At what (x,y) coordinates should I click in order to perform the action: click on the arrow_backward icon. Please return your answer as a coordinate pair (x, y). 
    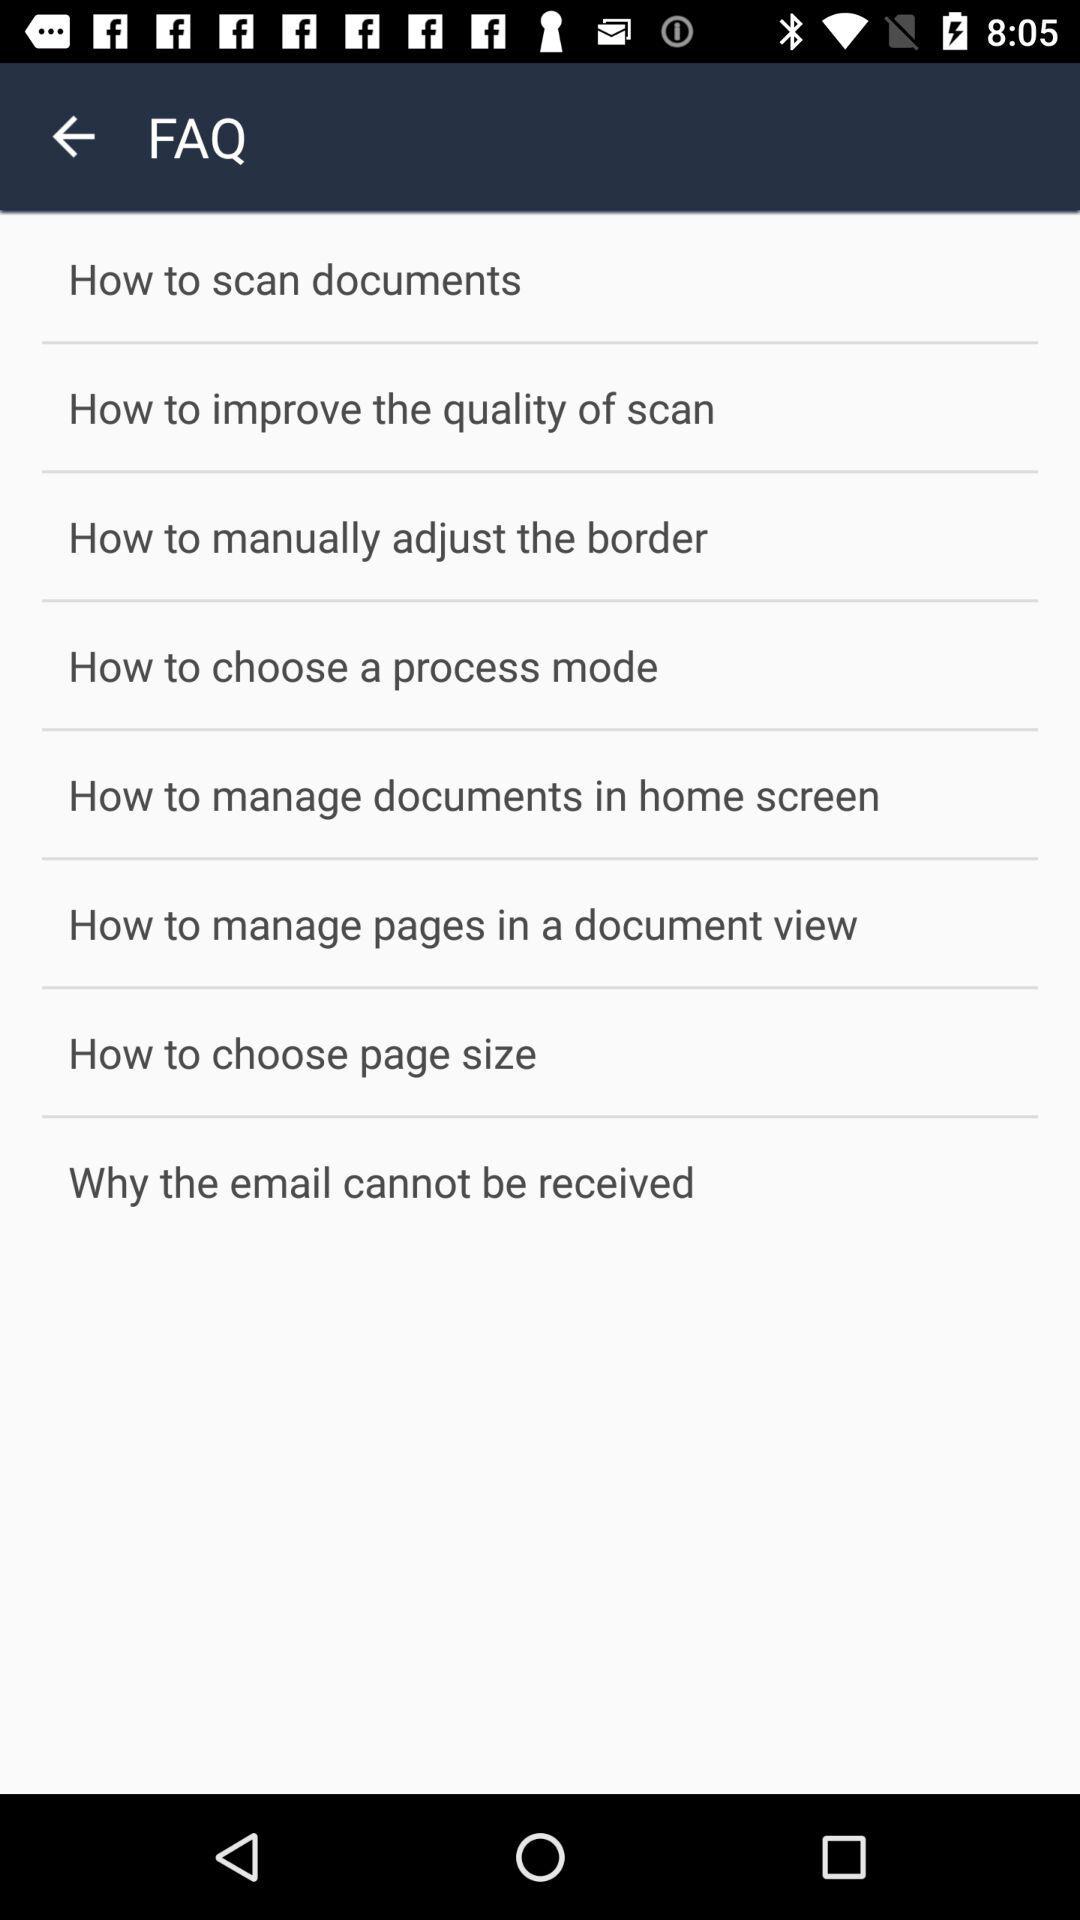
    Looking at the image, I should click on (72, 135).